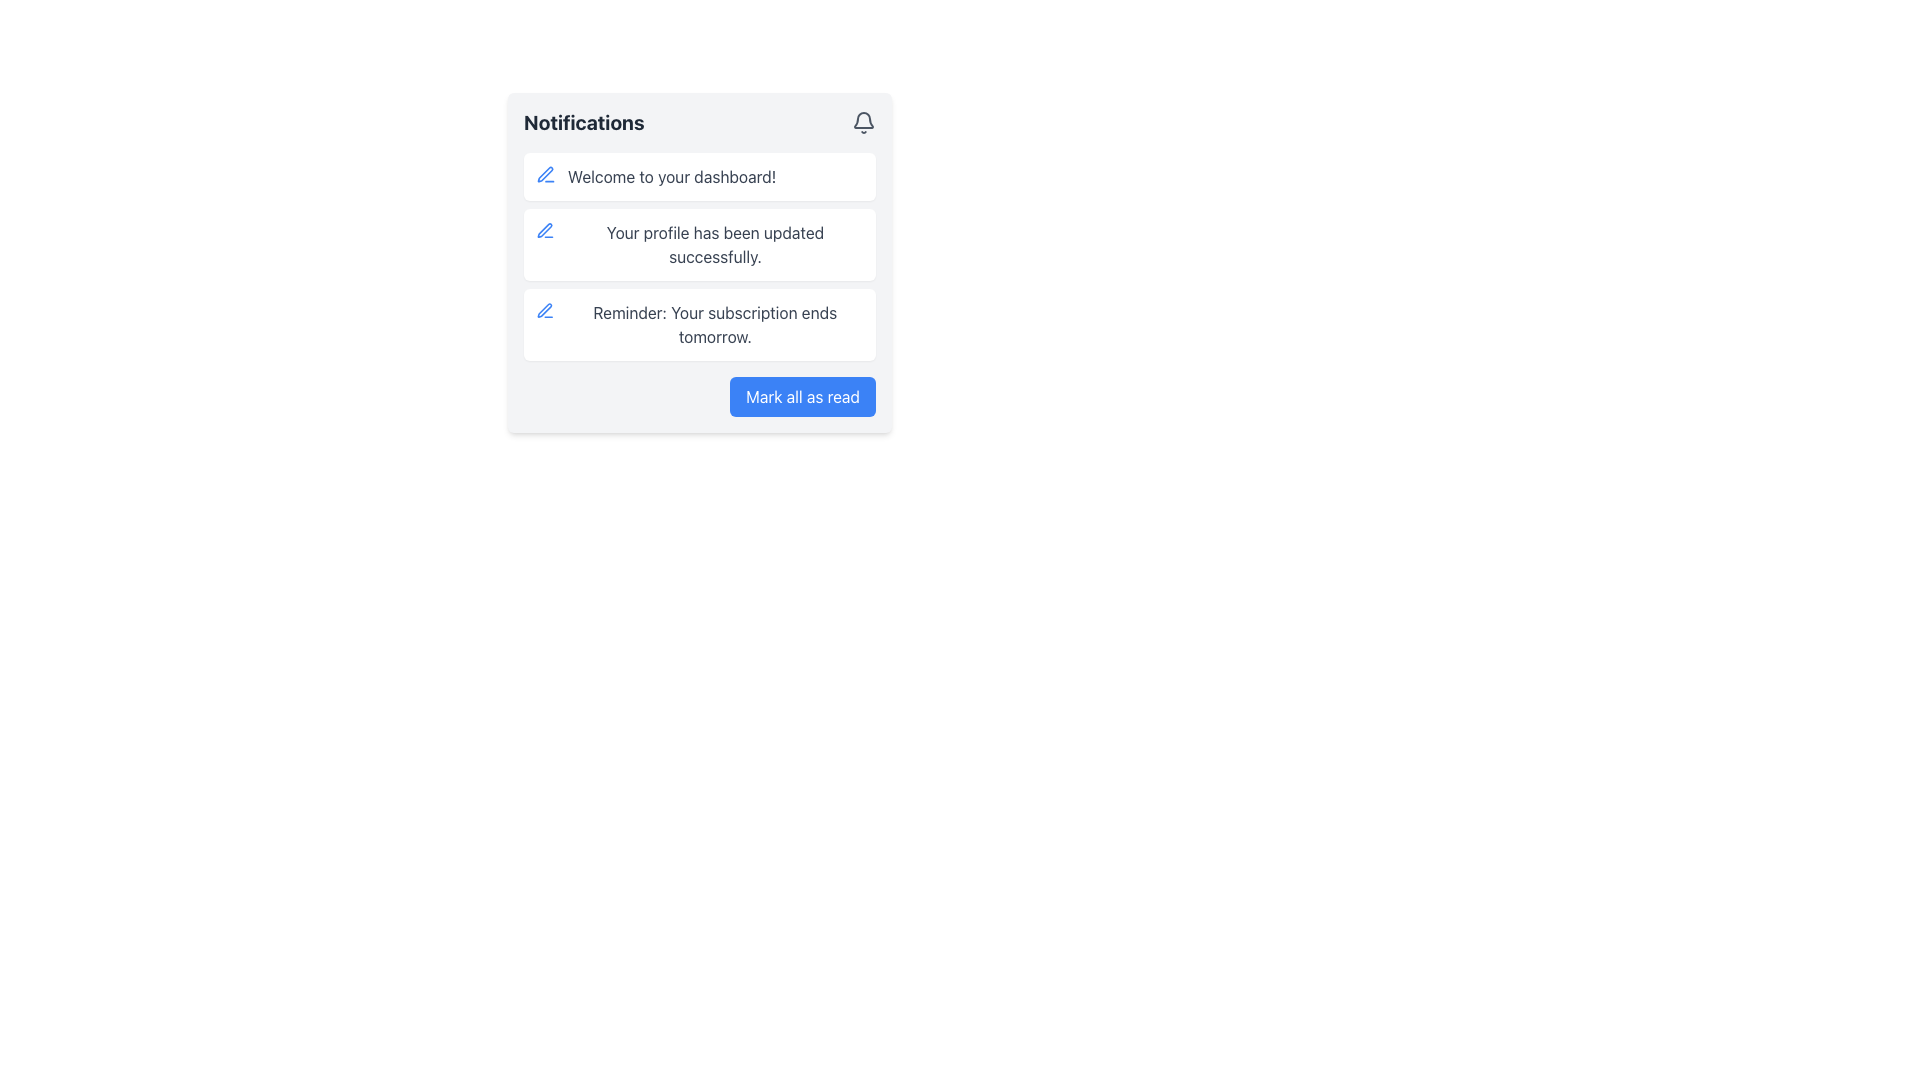 The image size is (1920, 1080). Describe the element at coordinates (700, 244) in the screenshot. I see `the Notification card that confirms the user's profile was successfully updated, which is the second notification in the list of three notifications` at that location.